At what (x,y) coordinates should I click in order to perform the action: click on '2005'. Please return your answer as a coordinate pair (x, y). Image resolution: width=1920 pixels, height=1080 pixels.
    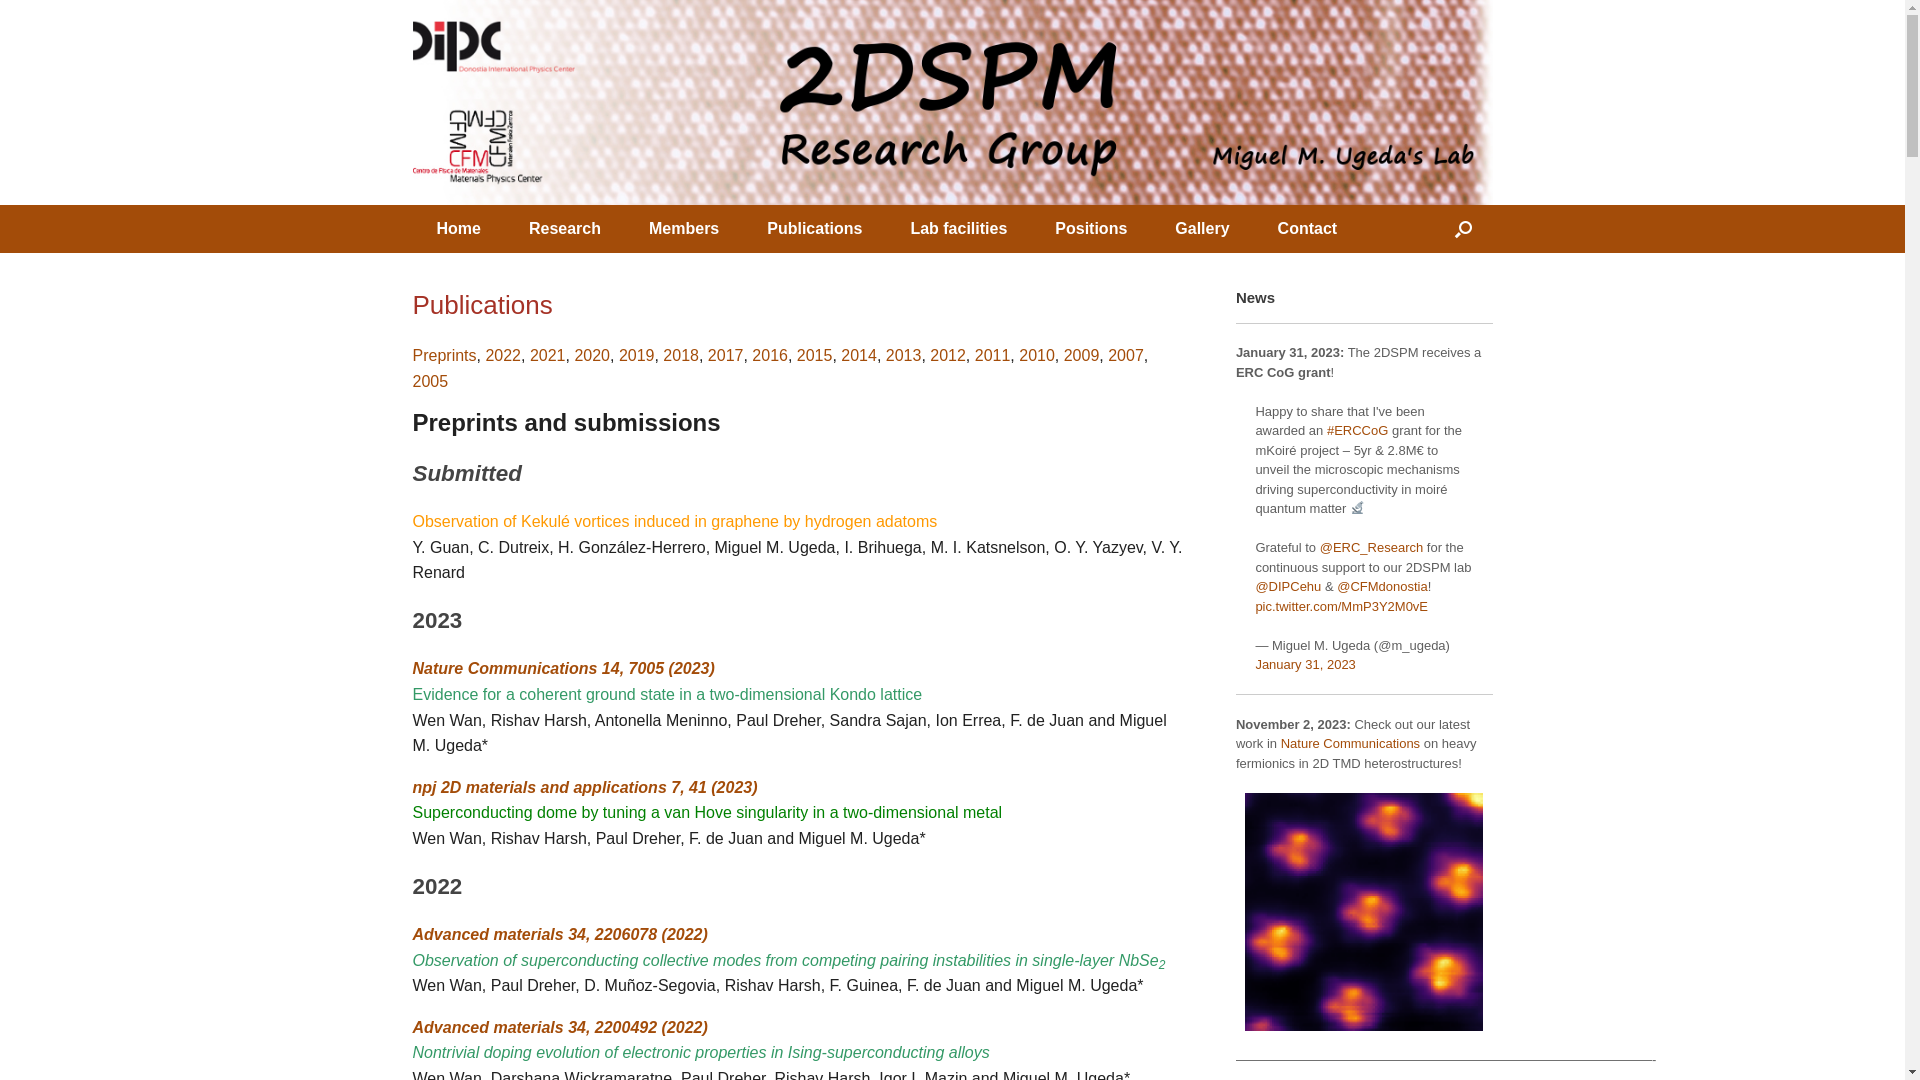
    Looking at the image, I should click on (429, 381).